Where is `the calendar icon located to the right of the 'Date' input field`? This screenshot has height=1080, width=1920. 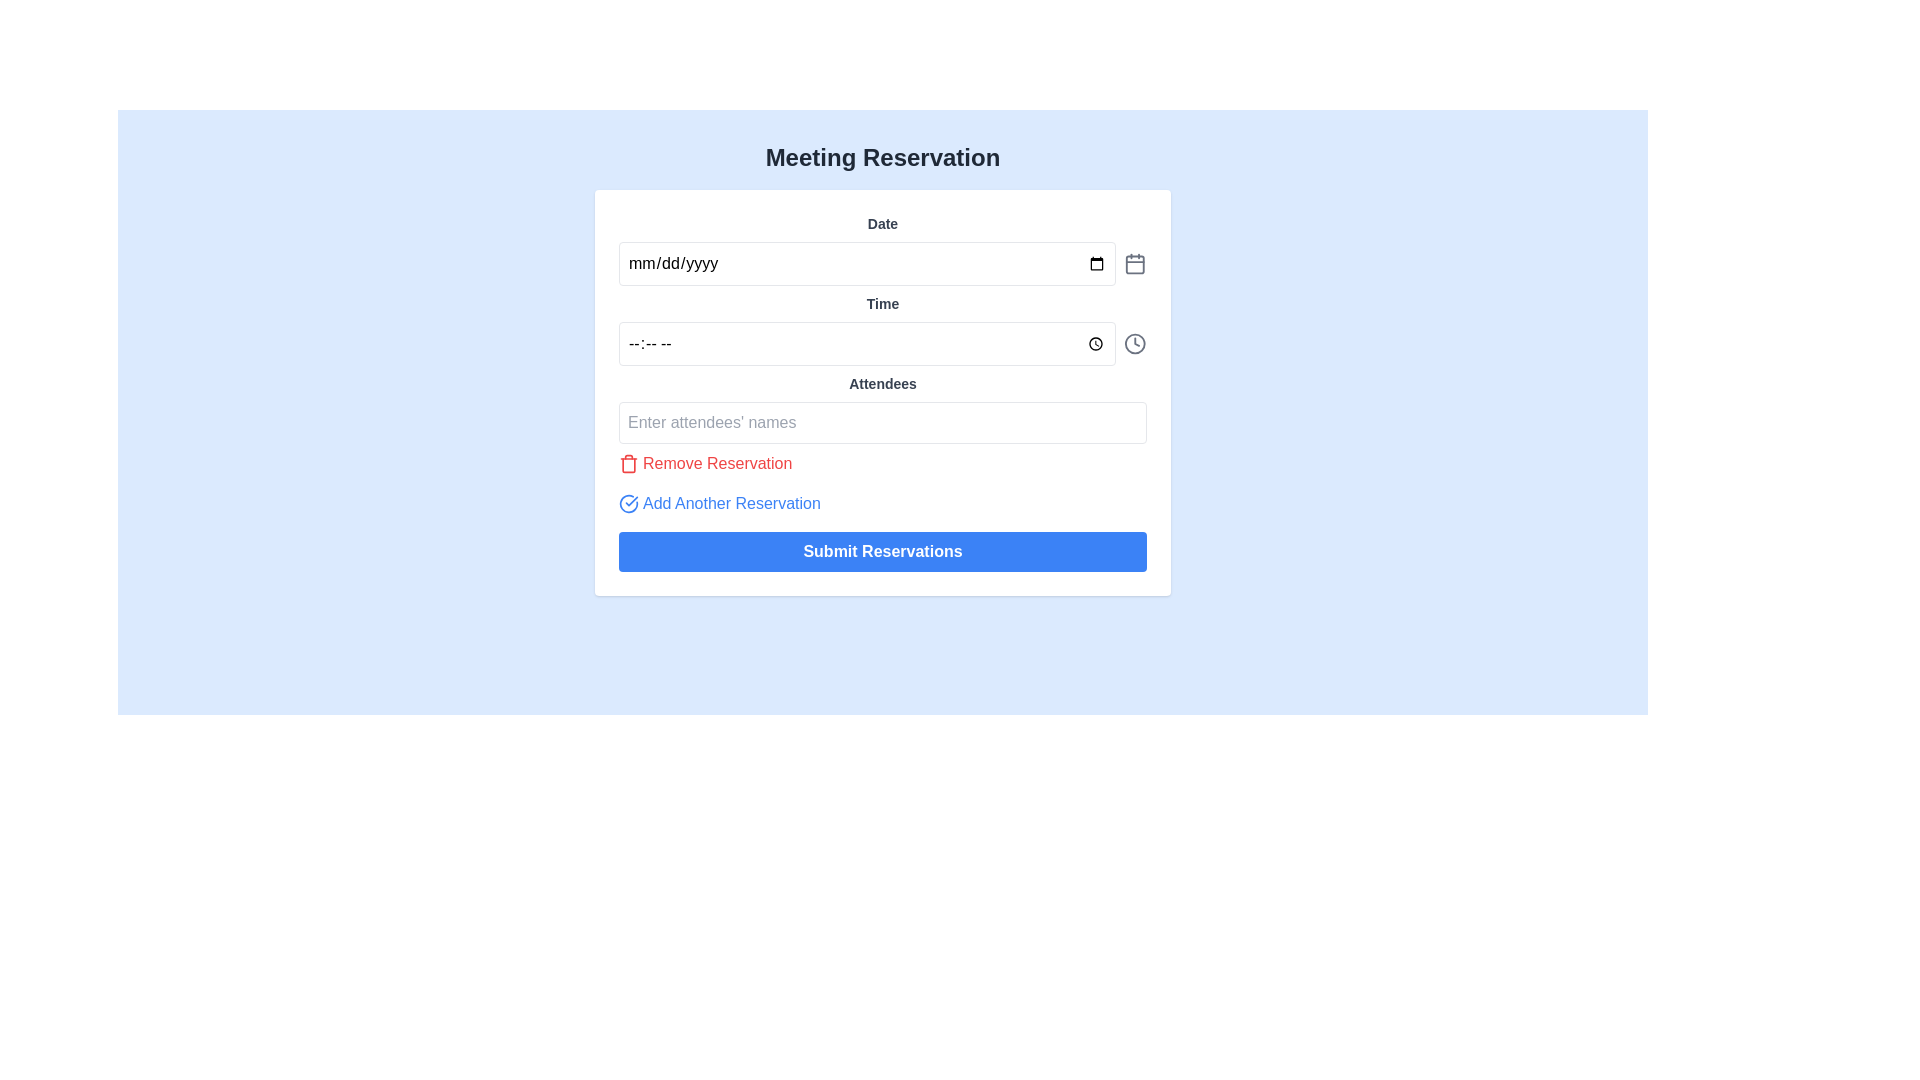 the calendar icon located to the right of the 'Date' input field is located at coordinates (1135, 262).